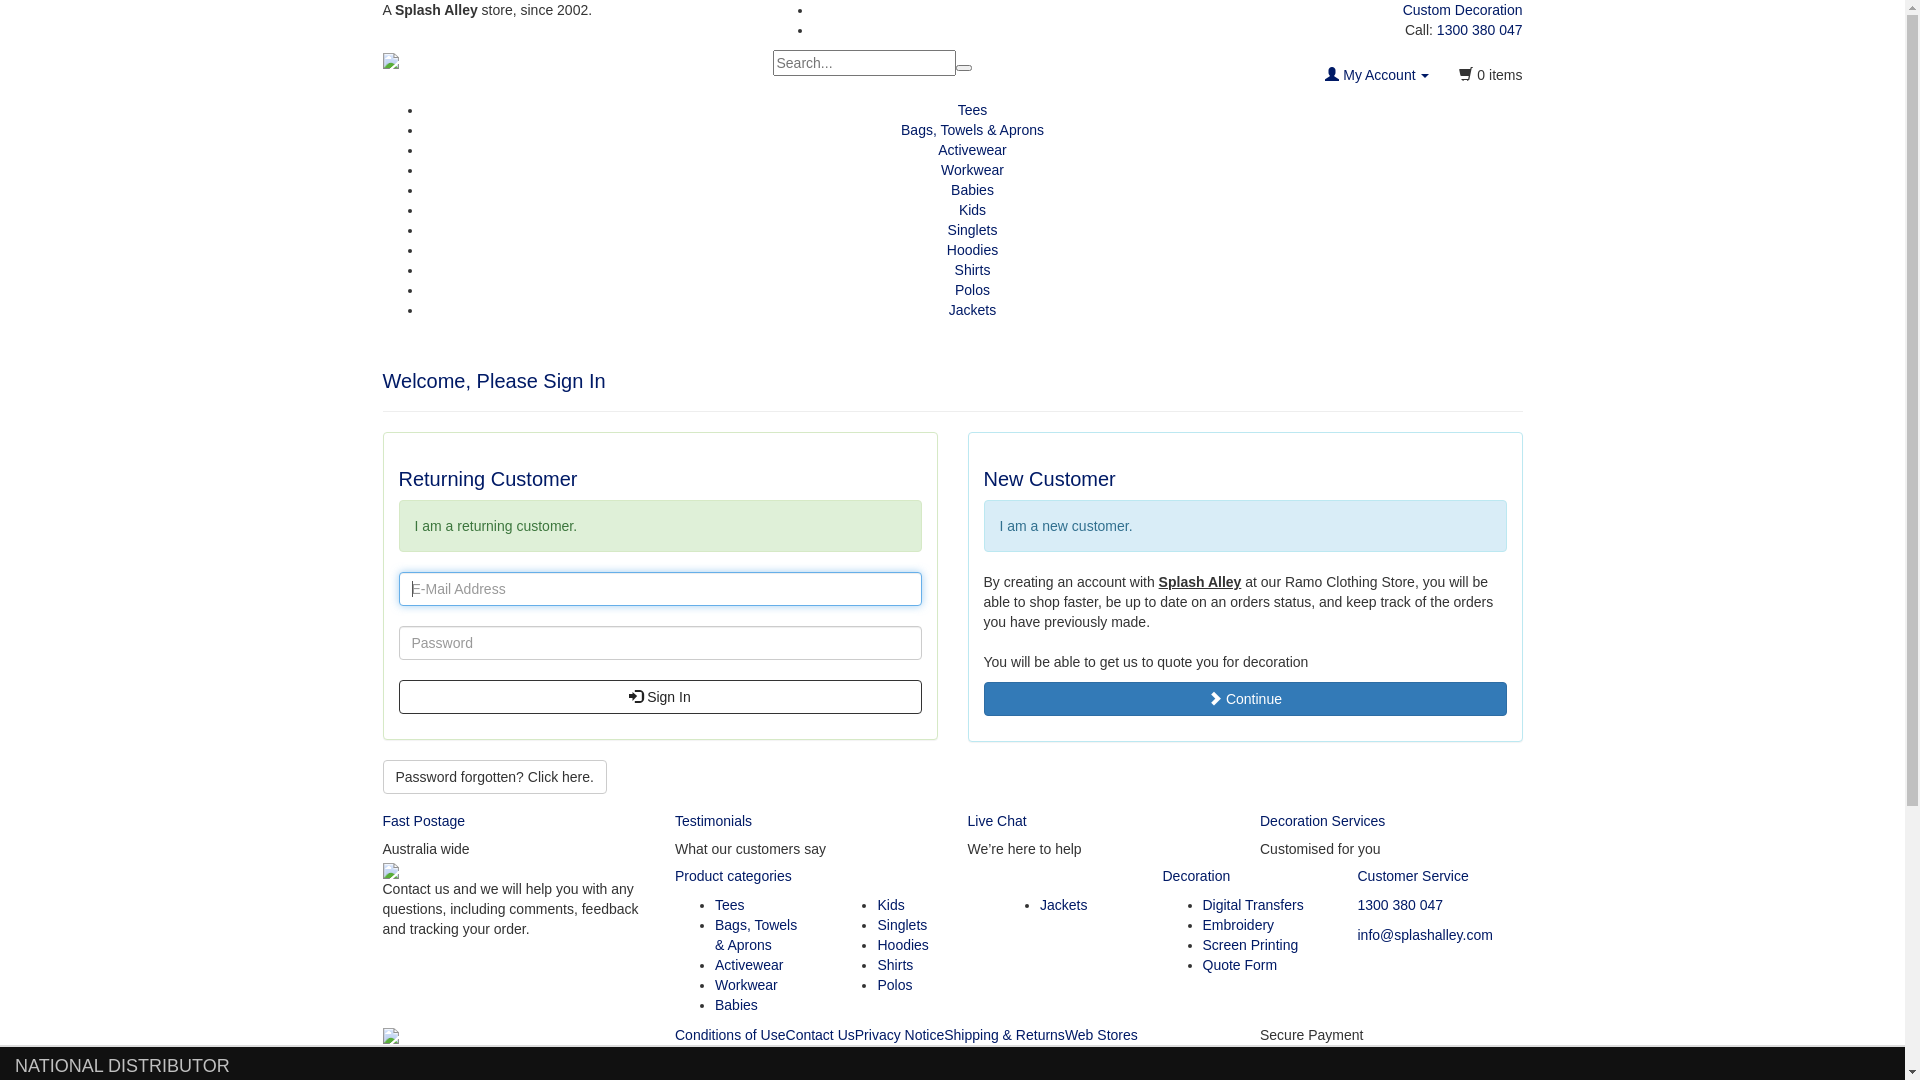 This screenshot has width=1920, height=1080. What do you see at coordinates (945, 249) in the screenshot?
I see `'Hoodies'` at bounding box center [945, 249].